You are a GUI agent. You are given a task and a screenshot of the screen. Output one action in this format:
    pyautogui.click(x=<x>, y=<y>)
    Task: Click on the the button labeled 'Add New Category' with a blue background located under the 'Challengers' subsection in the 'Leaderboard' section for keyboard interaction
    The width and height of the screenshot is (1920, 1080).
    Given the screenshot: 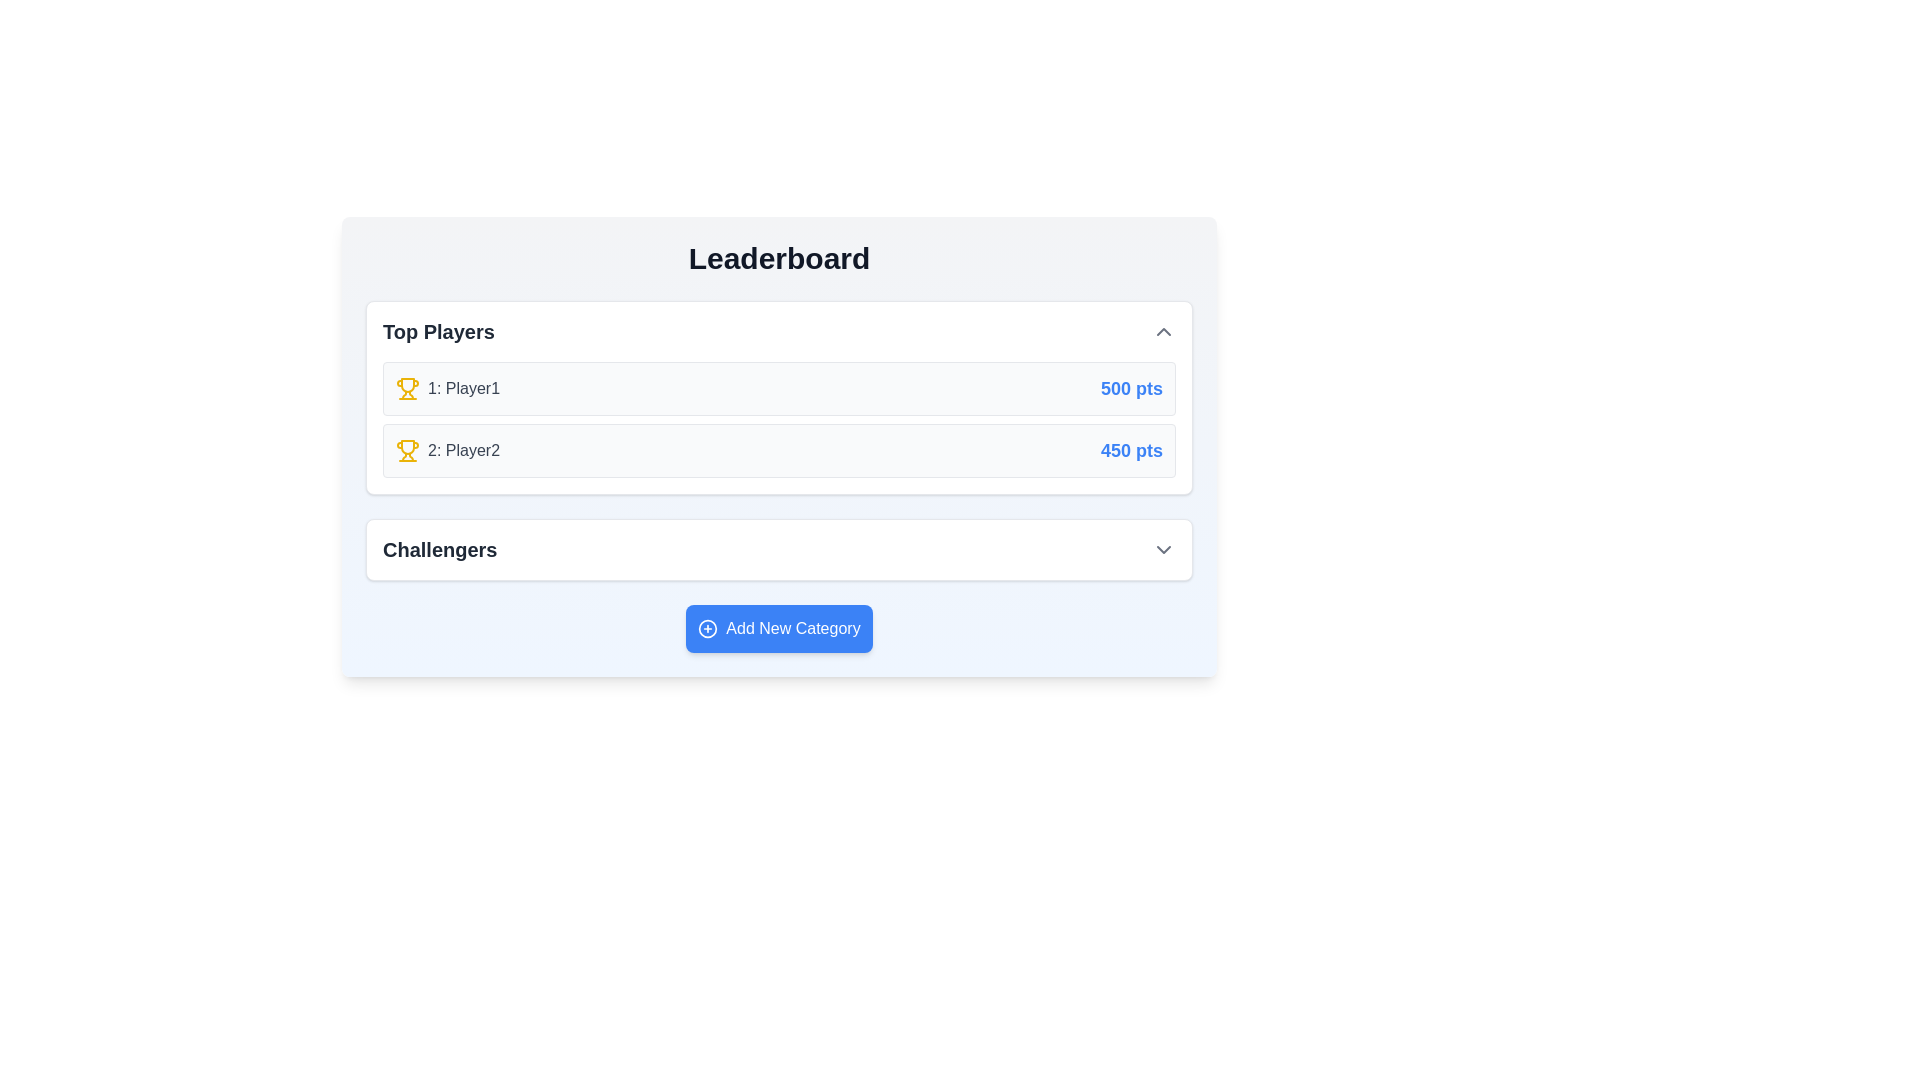 What is the action you would take?
    pyautogui.click(x=778, y=627)
    